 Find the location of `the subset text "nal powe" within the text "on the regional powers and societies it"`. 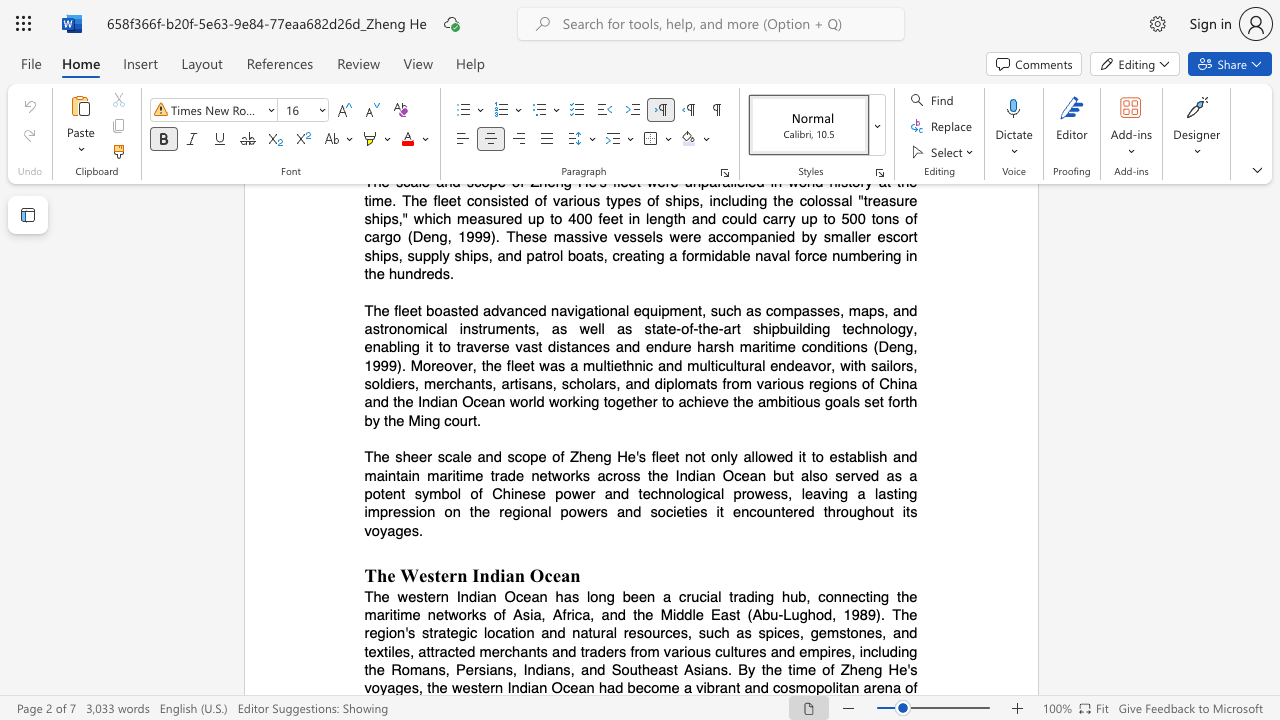

the subset text "nal powe" within the text "on the regional powers and societies it" is located at coordinates (531, 511).